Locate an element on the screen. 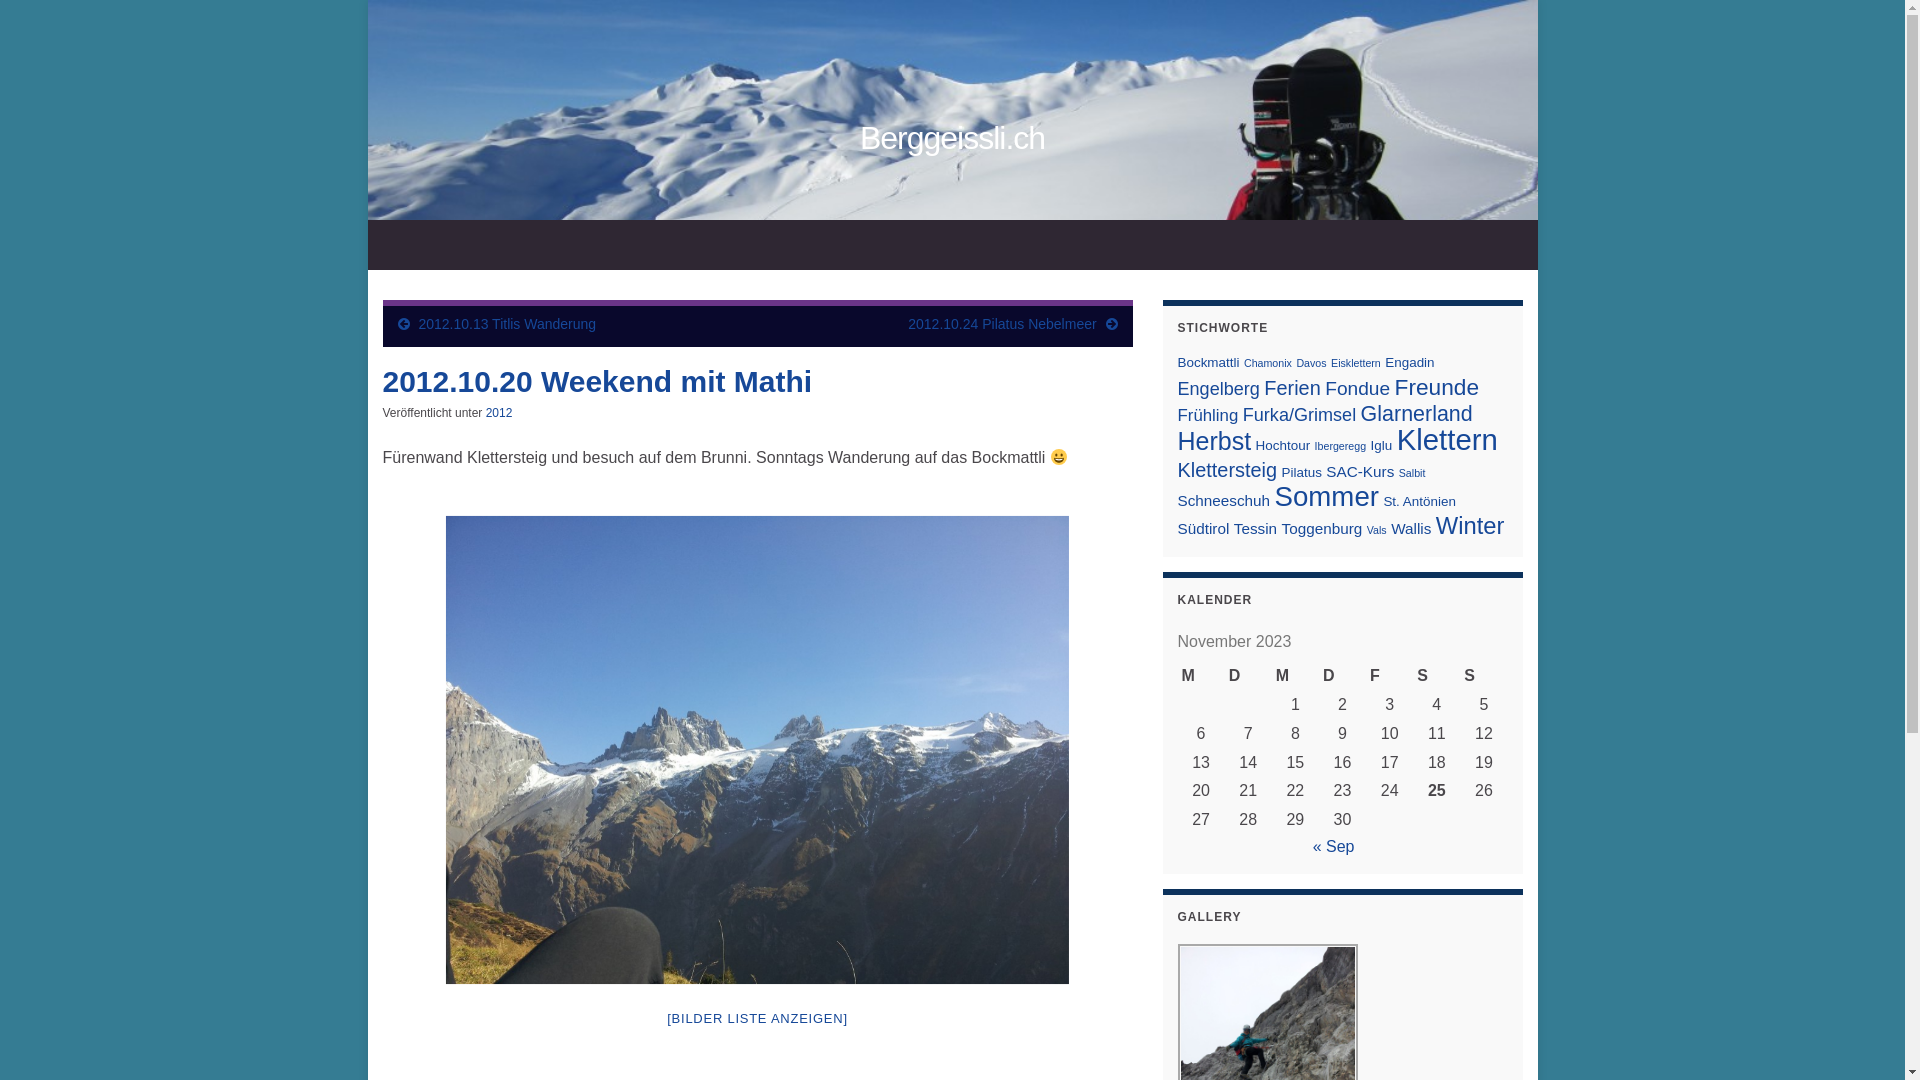 The height and width of the screenshot is (1080, 1920). 'Berggeissli.ch' is located at coordinates (951, 137).